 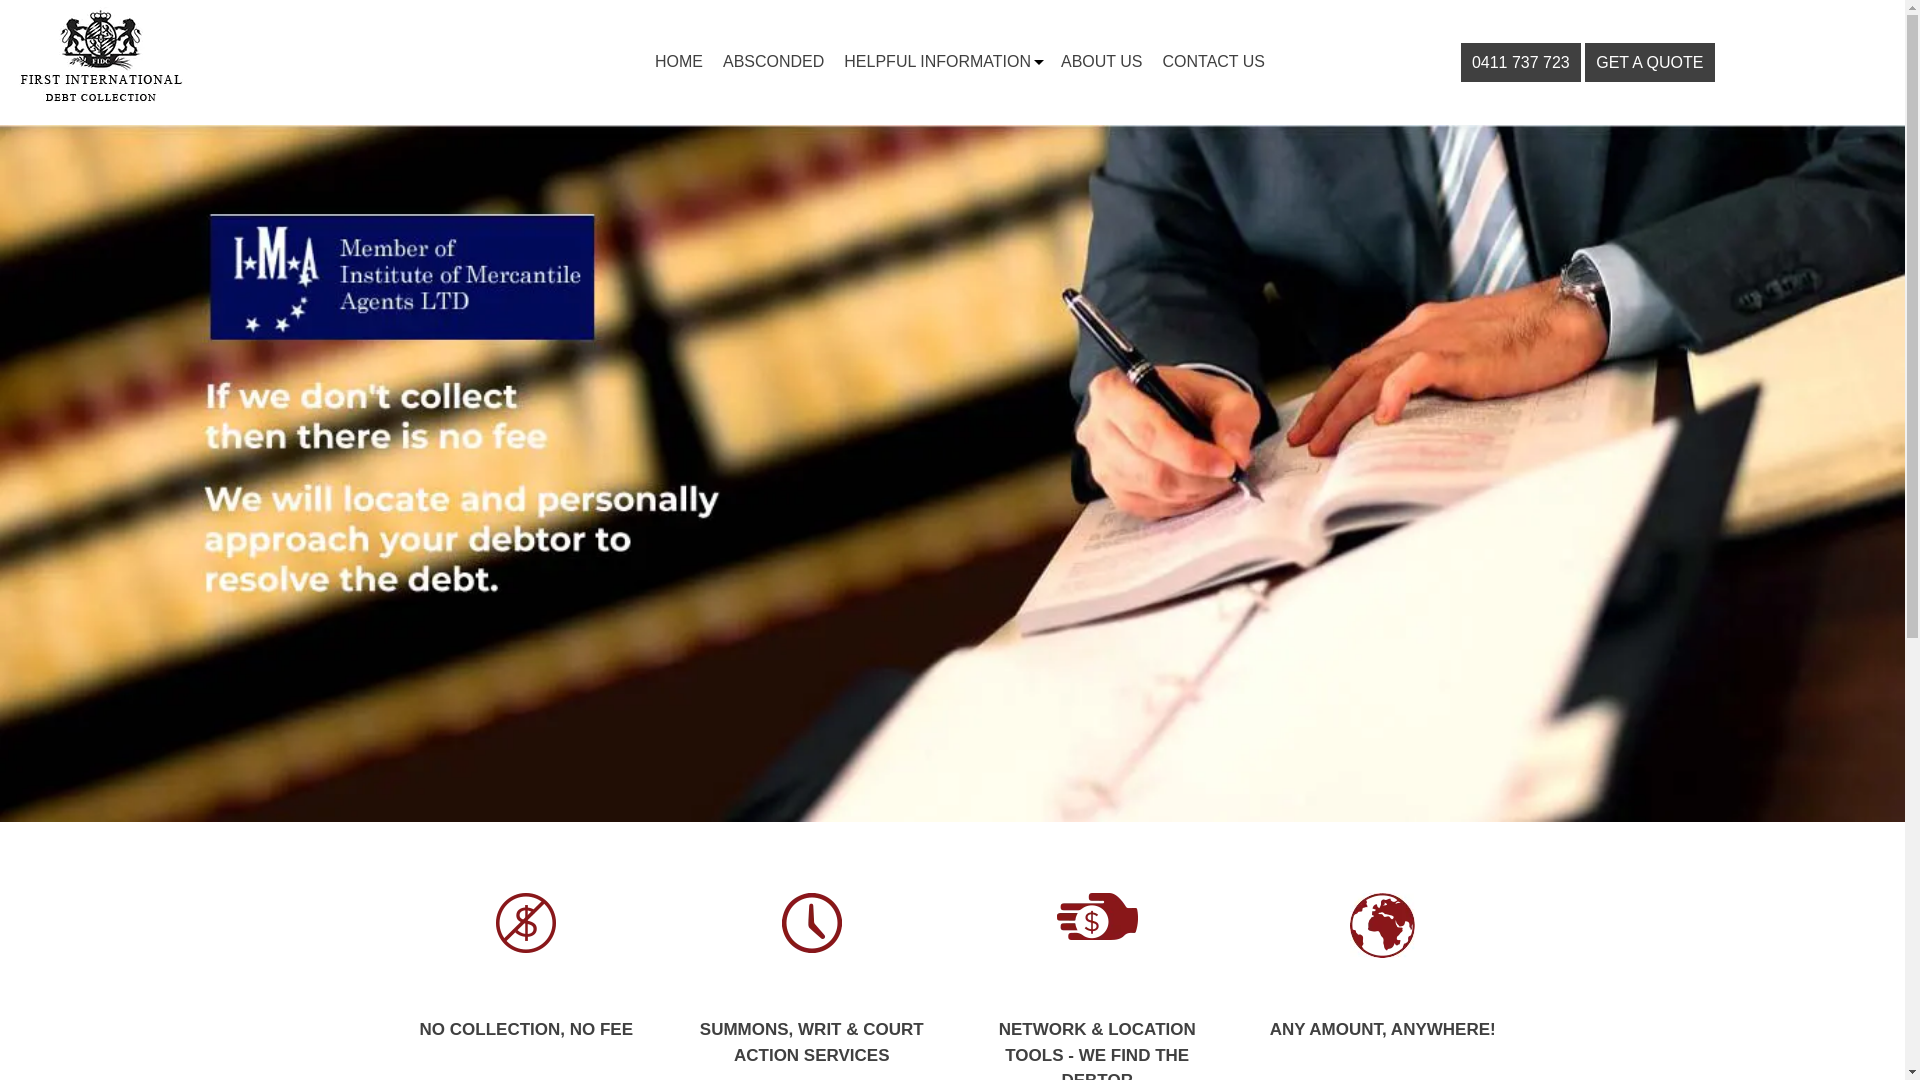 I want to click on 'CONTACT US', so click(x=1212, y=60).